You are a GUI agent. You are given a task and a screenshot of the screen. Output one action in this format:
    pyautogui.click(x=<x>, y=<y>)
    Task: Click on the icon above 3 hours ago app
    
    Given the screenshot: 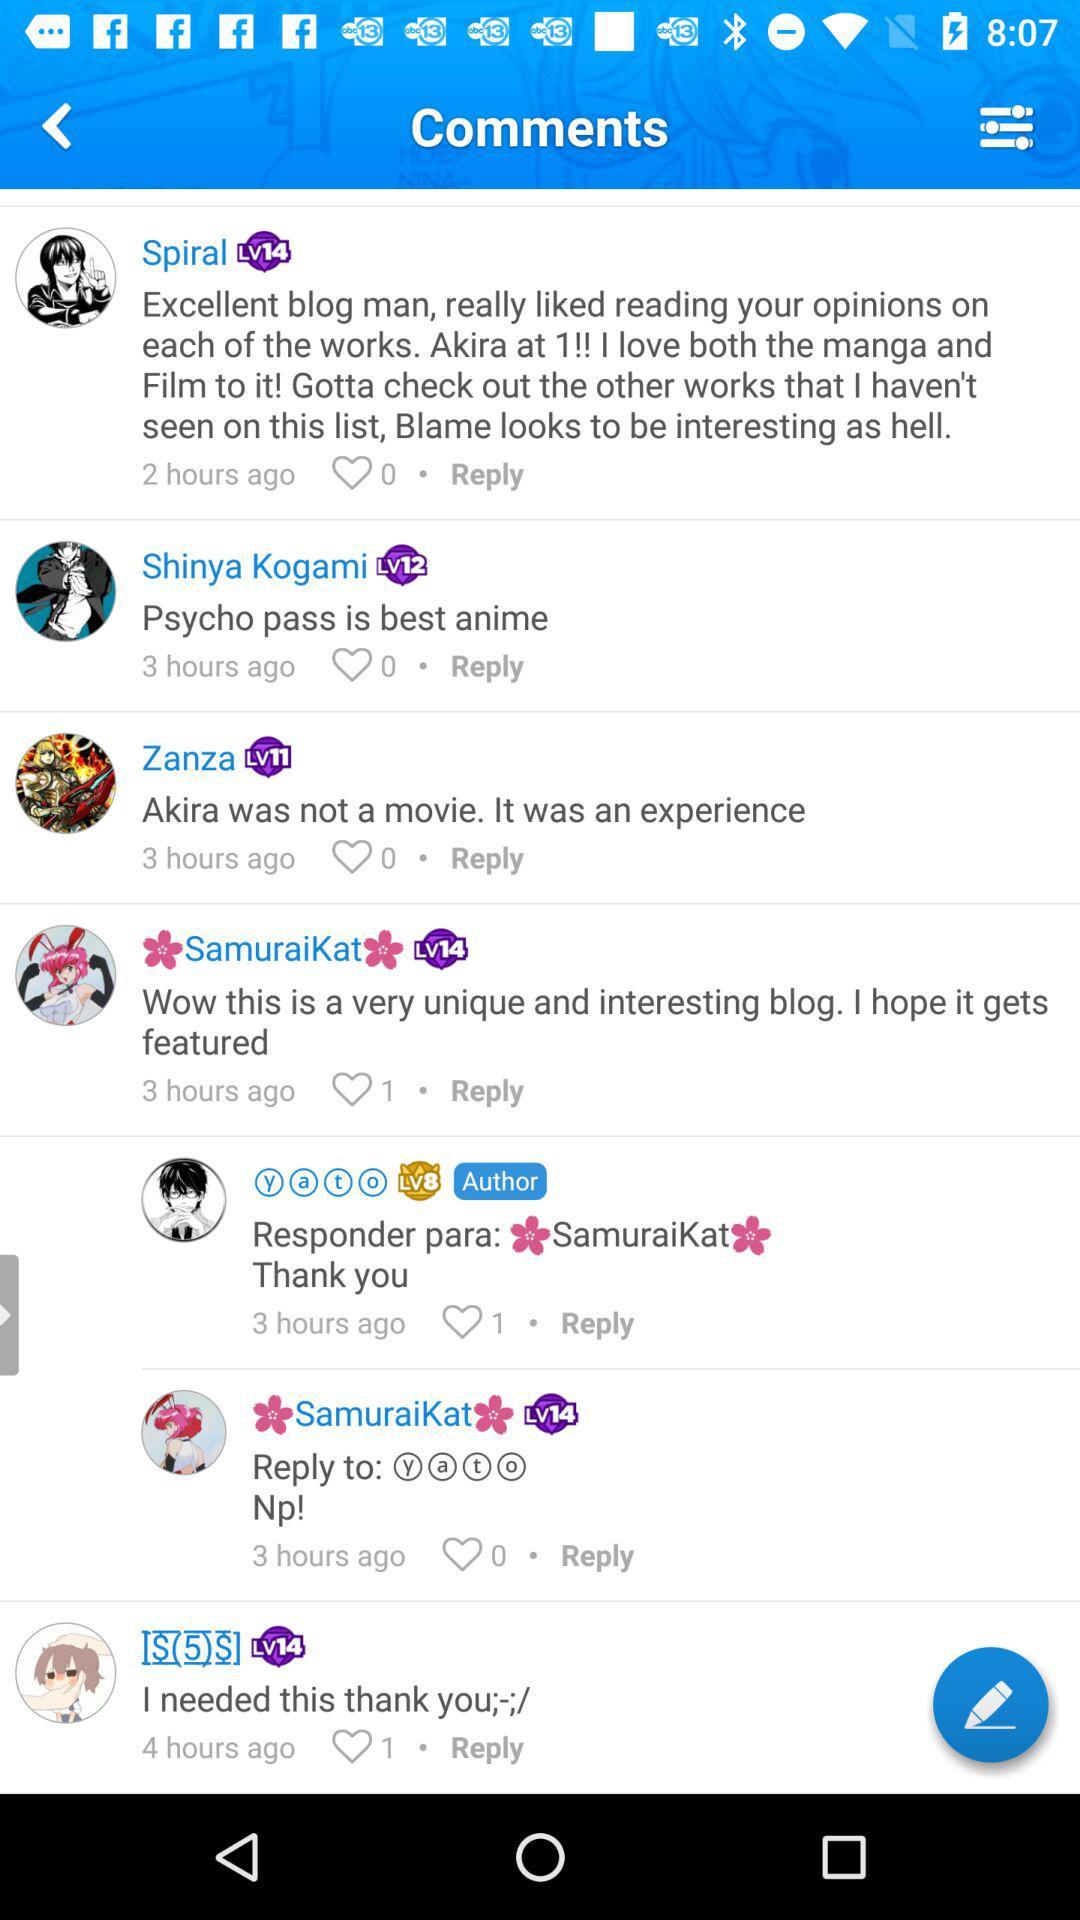 What is the action you would take?
    pyautogui.click(x=596, y=615)
    